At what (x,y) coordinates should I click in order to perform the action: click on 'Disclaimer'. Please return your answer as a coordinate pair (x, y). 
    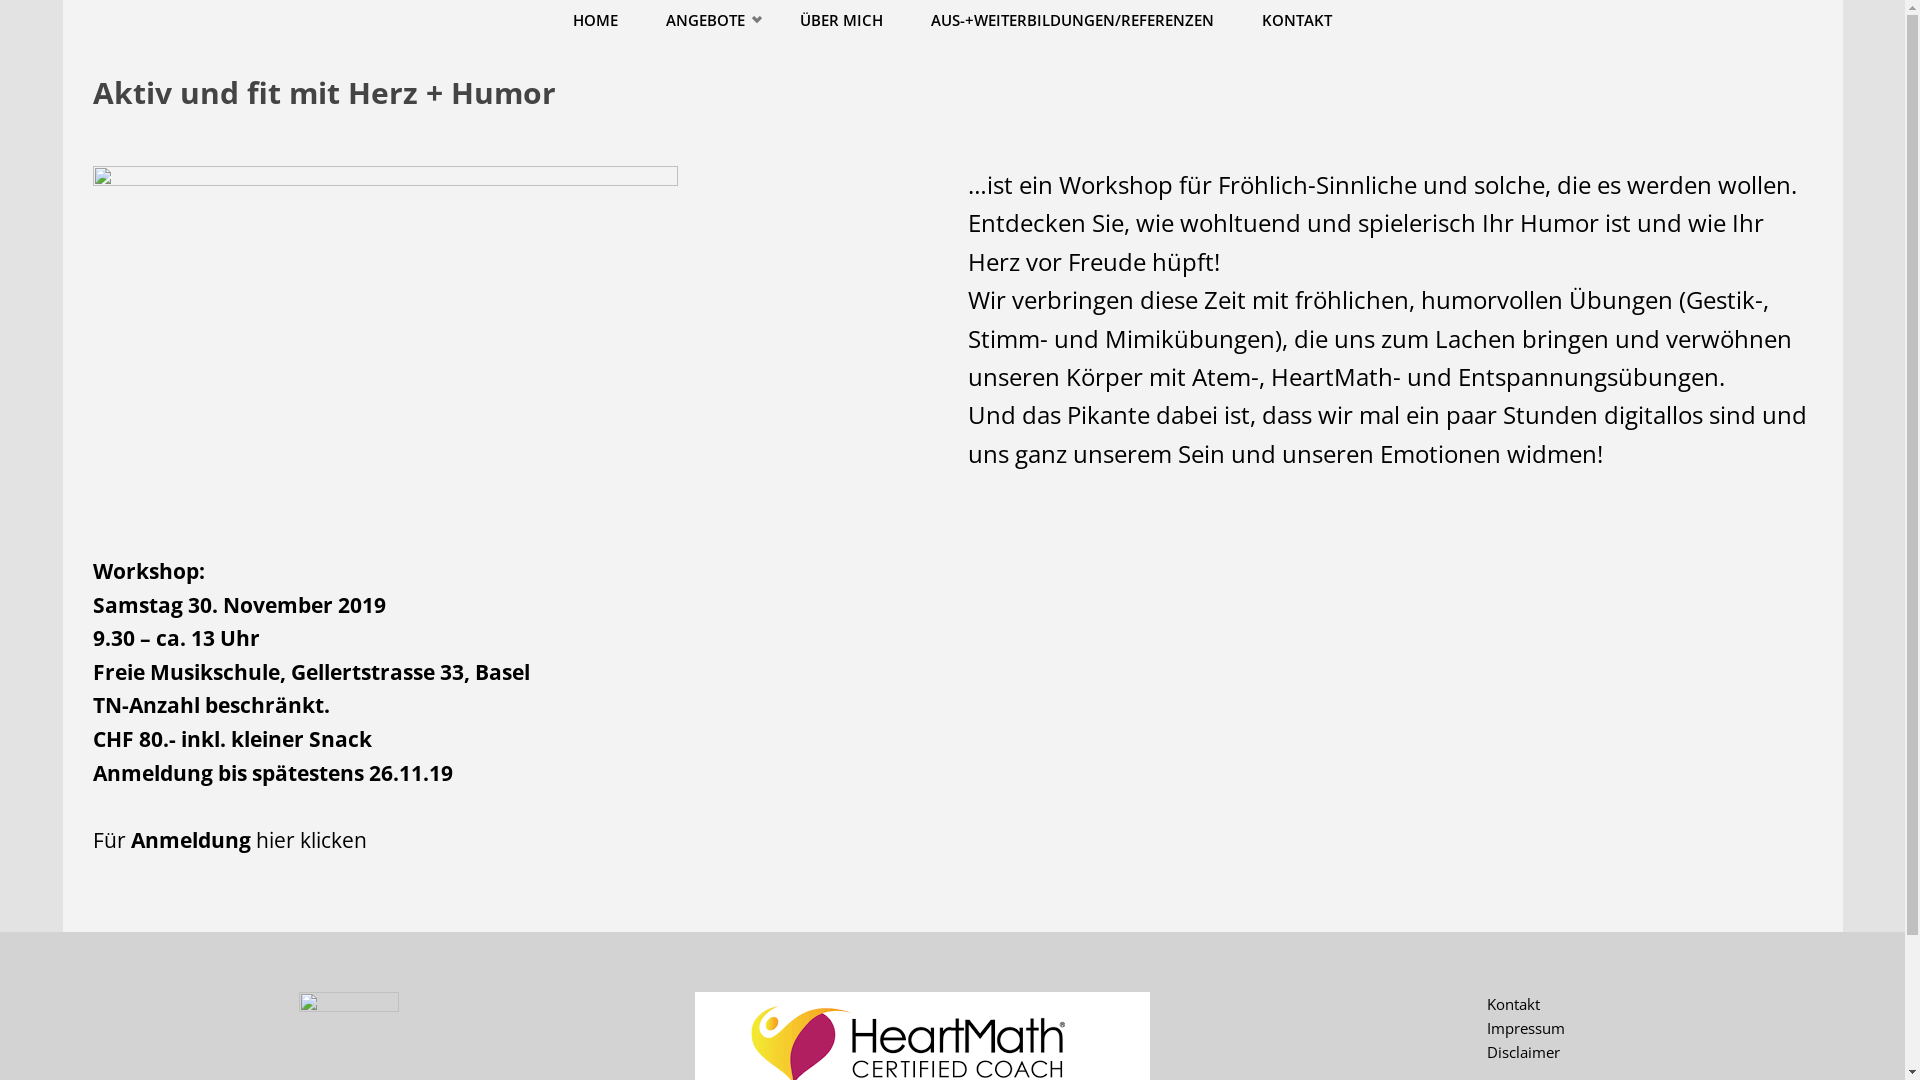
    Looking at the image, I should click on (1522, 1051).